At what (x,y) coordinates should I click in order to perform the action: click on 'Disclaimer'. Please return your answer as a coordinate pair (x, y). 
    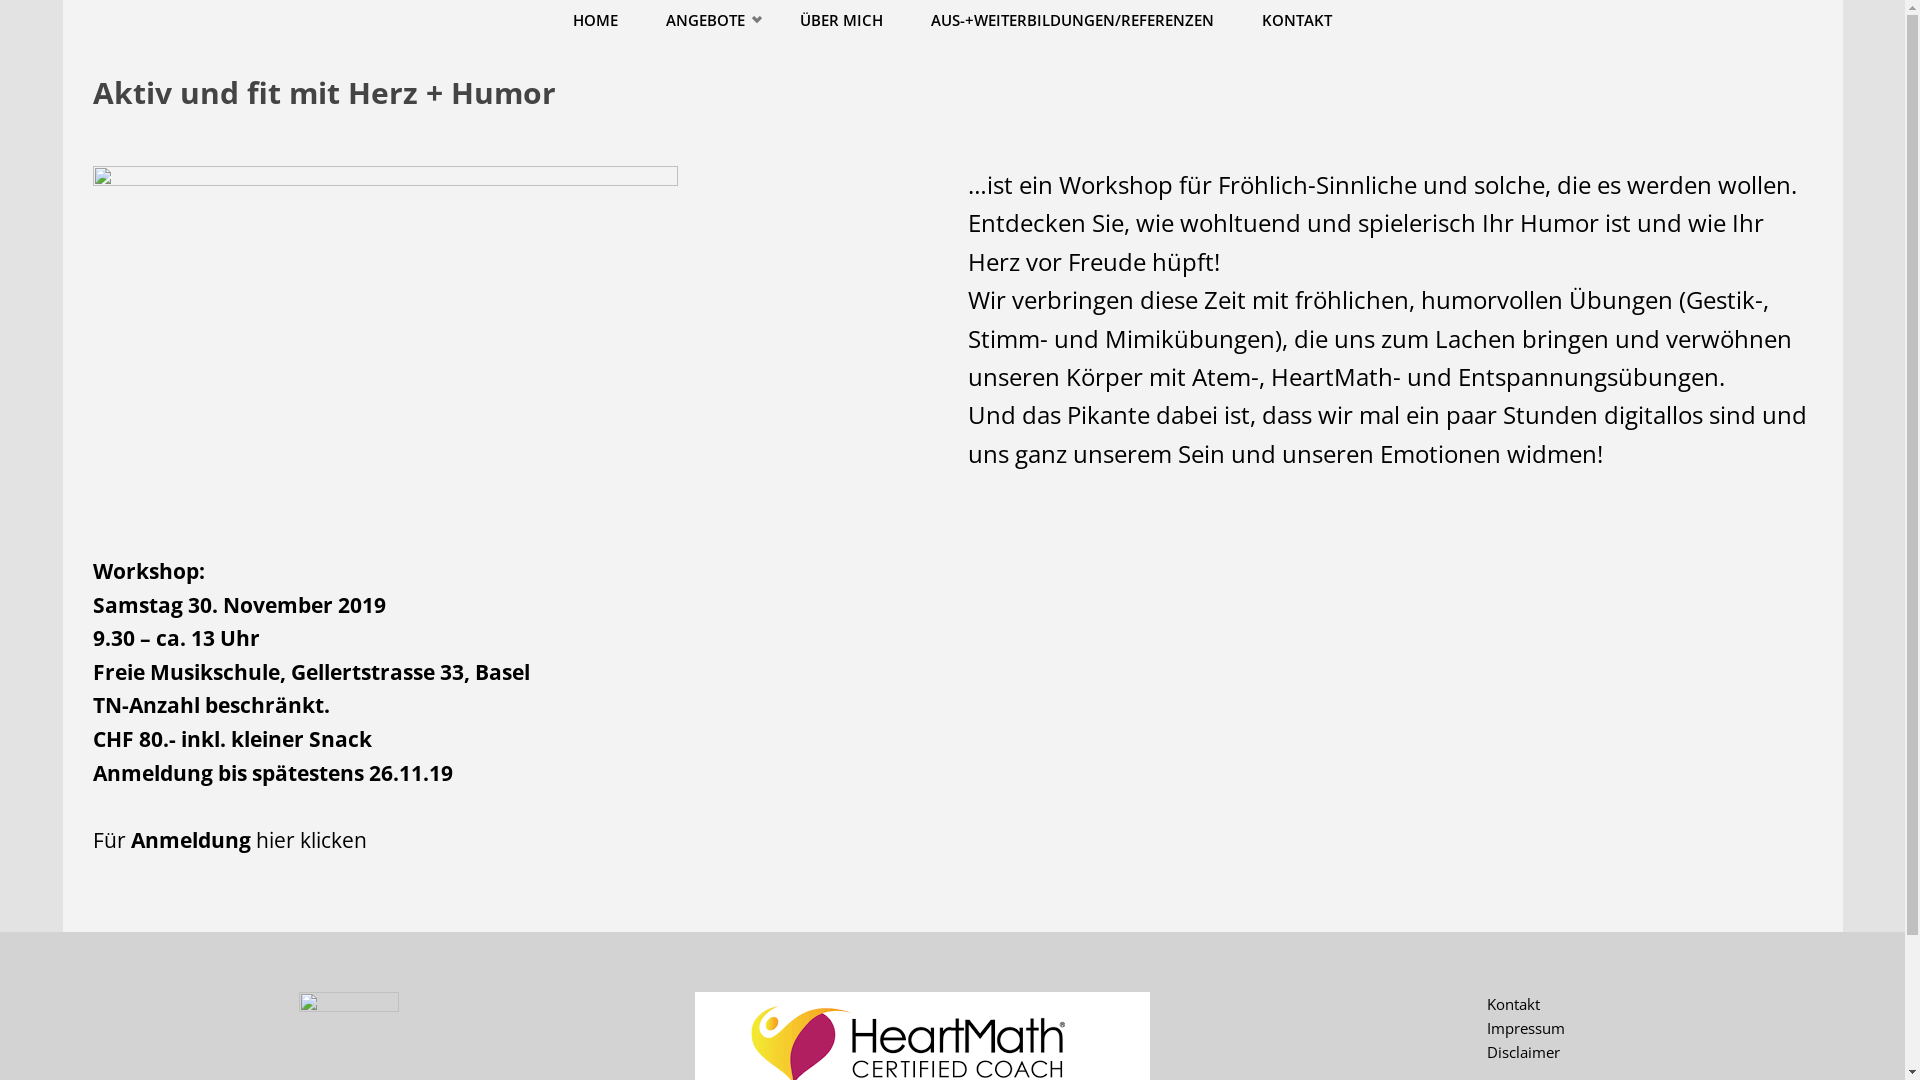
    Looking at the image, I should click on (1522, 1051).